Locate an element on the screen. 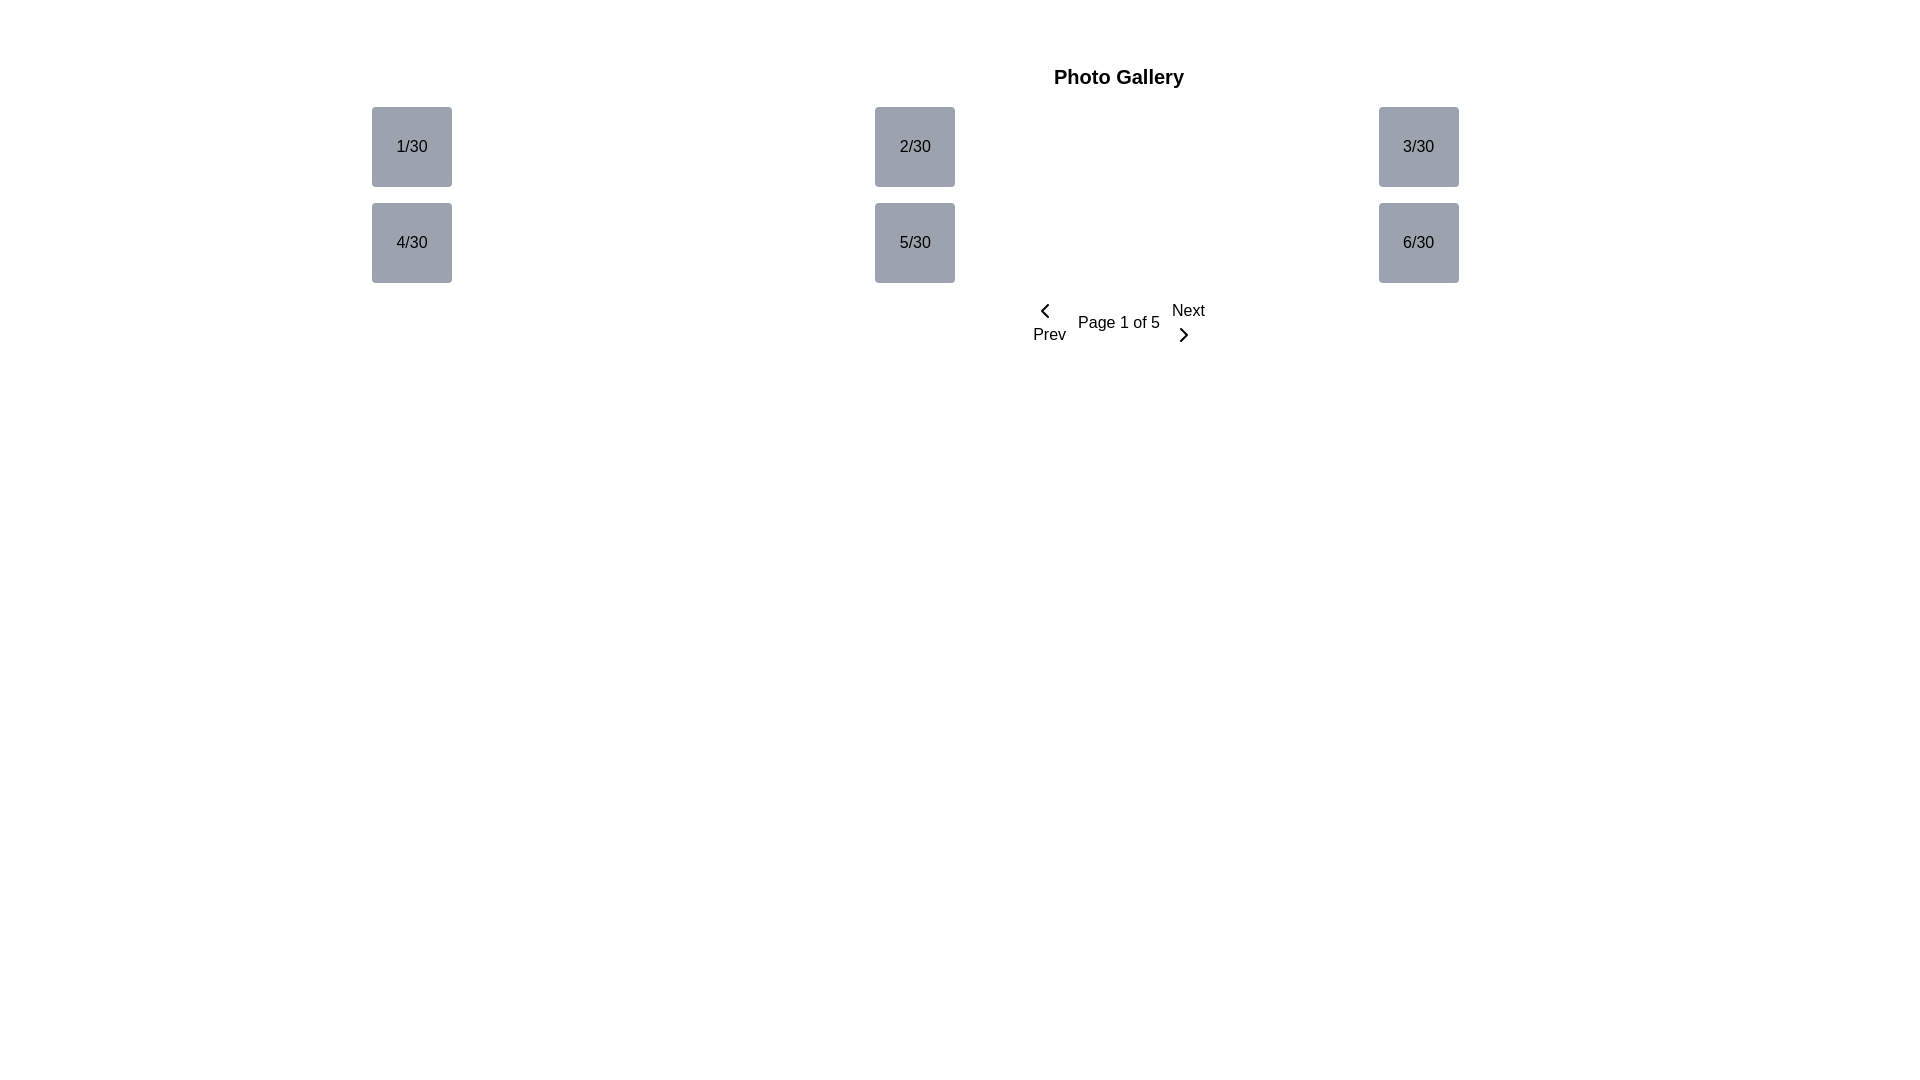  the left-pointing chevron icon, which signifies the 'previous' action in the navigation control is located at coordinates (1044, 311).